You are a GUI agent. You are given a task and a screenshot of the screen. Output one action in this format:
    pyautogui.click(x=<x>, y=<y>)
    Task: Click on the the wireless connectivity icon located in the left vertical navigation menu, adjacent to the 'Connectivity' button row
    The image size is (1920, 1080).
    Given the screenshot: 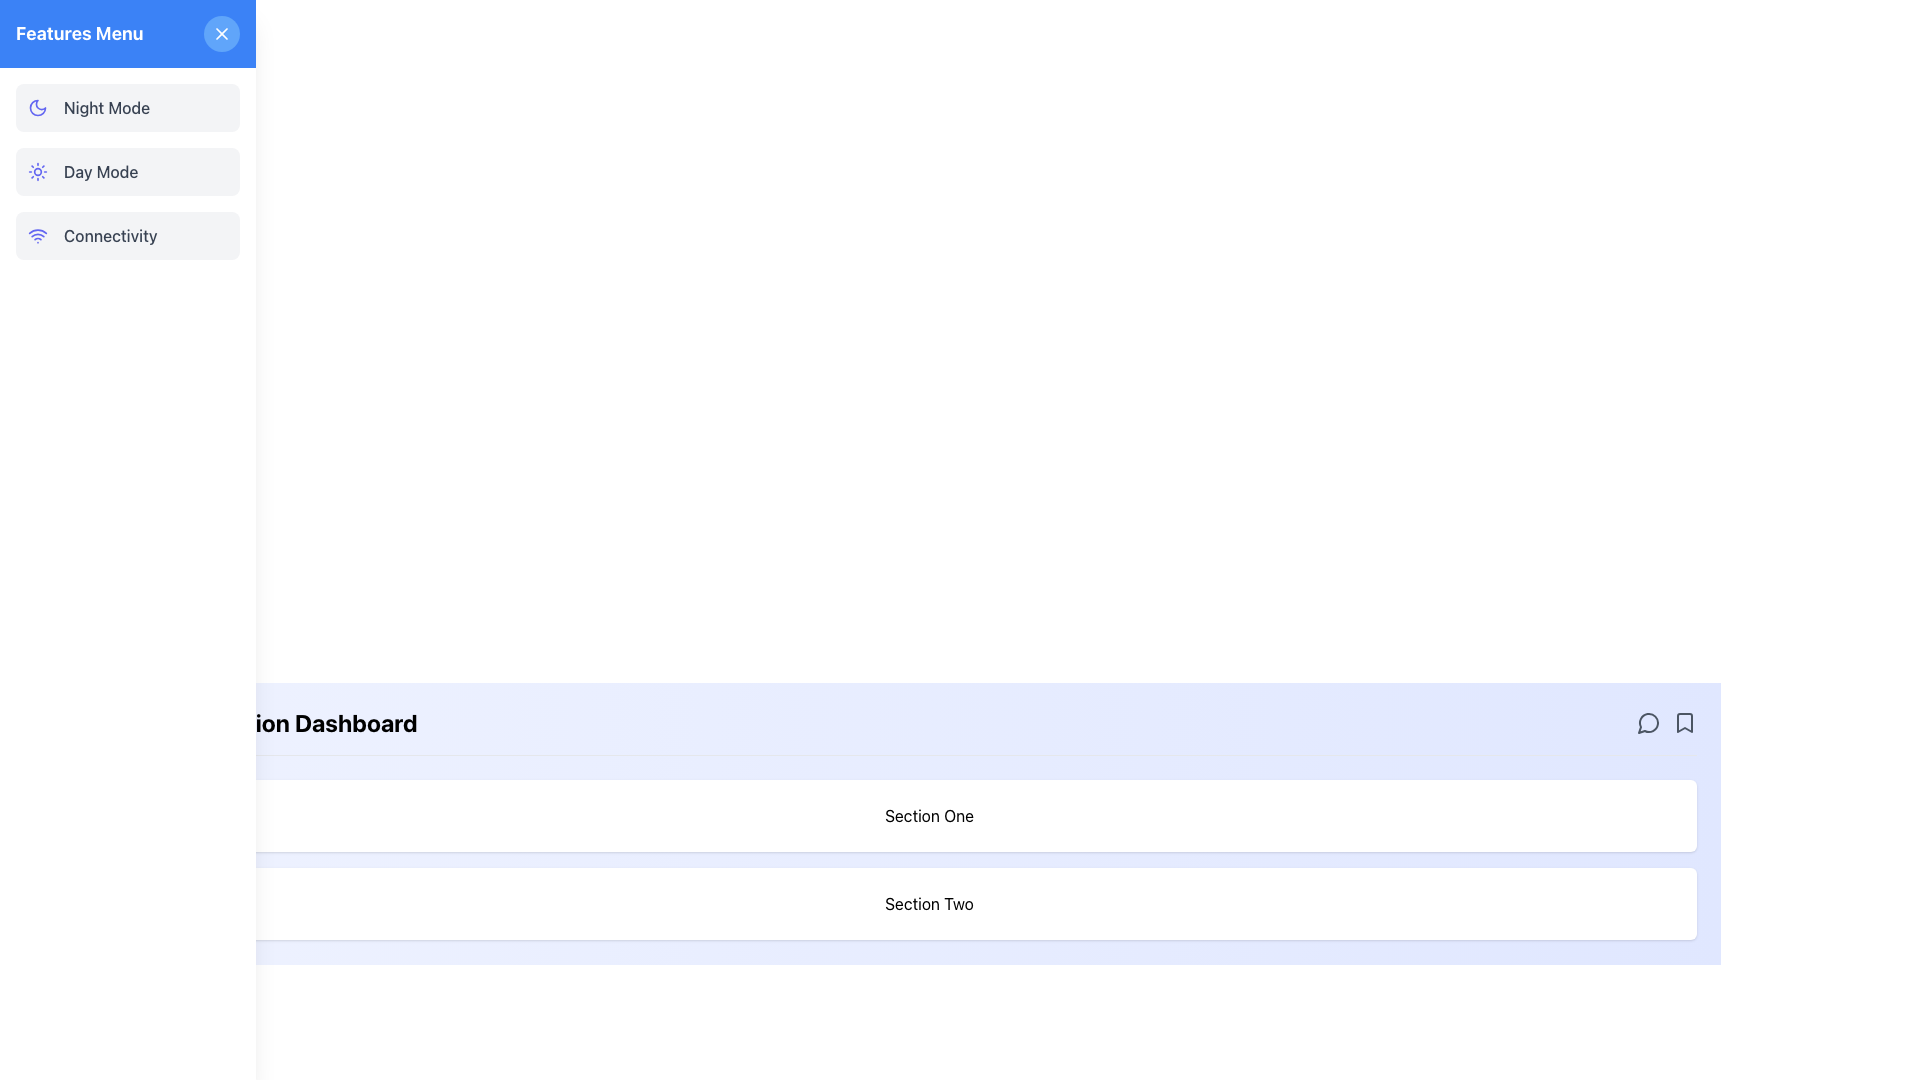 What is the action you would take?
    pyautogui.click(x=38, y=234)
    